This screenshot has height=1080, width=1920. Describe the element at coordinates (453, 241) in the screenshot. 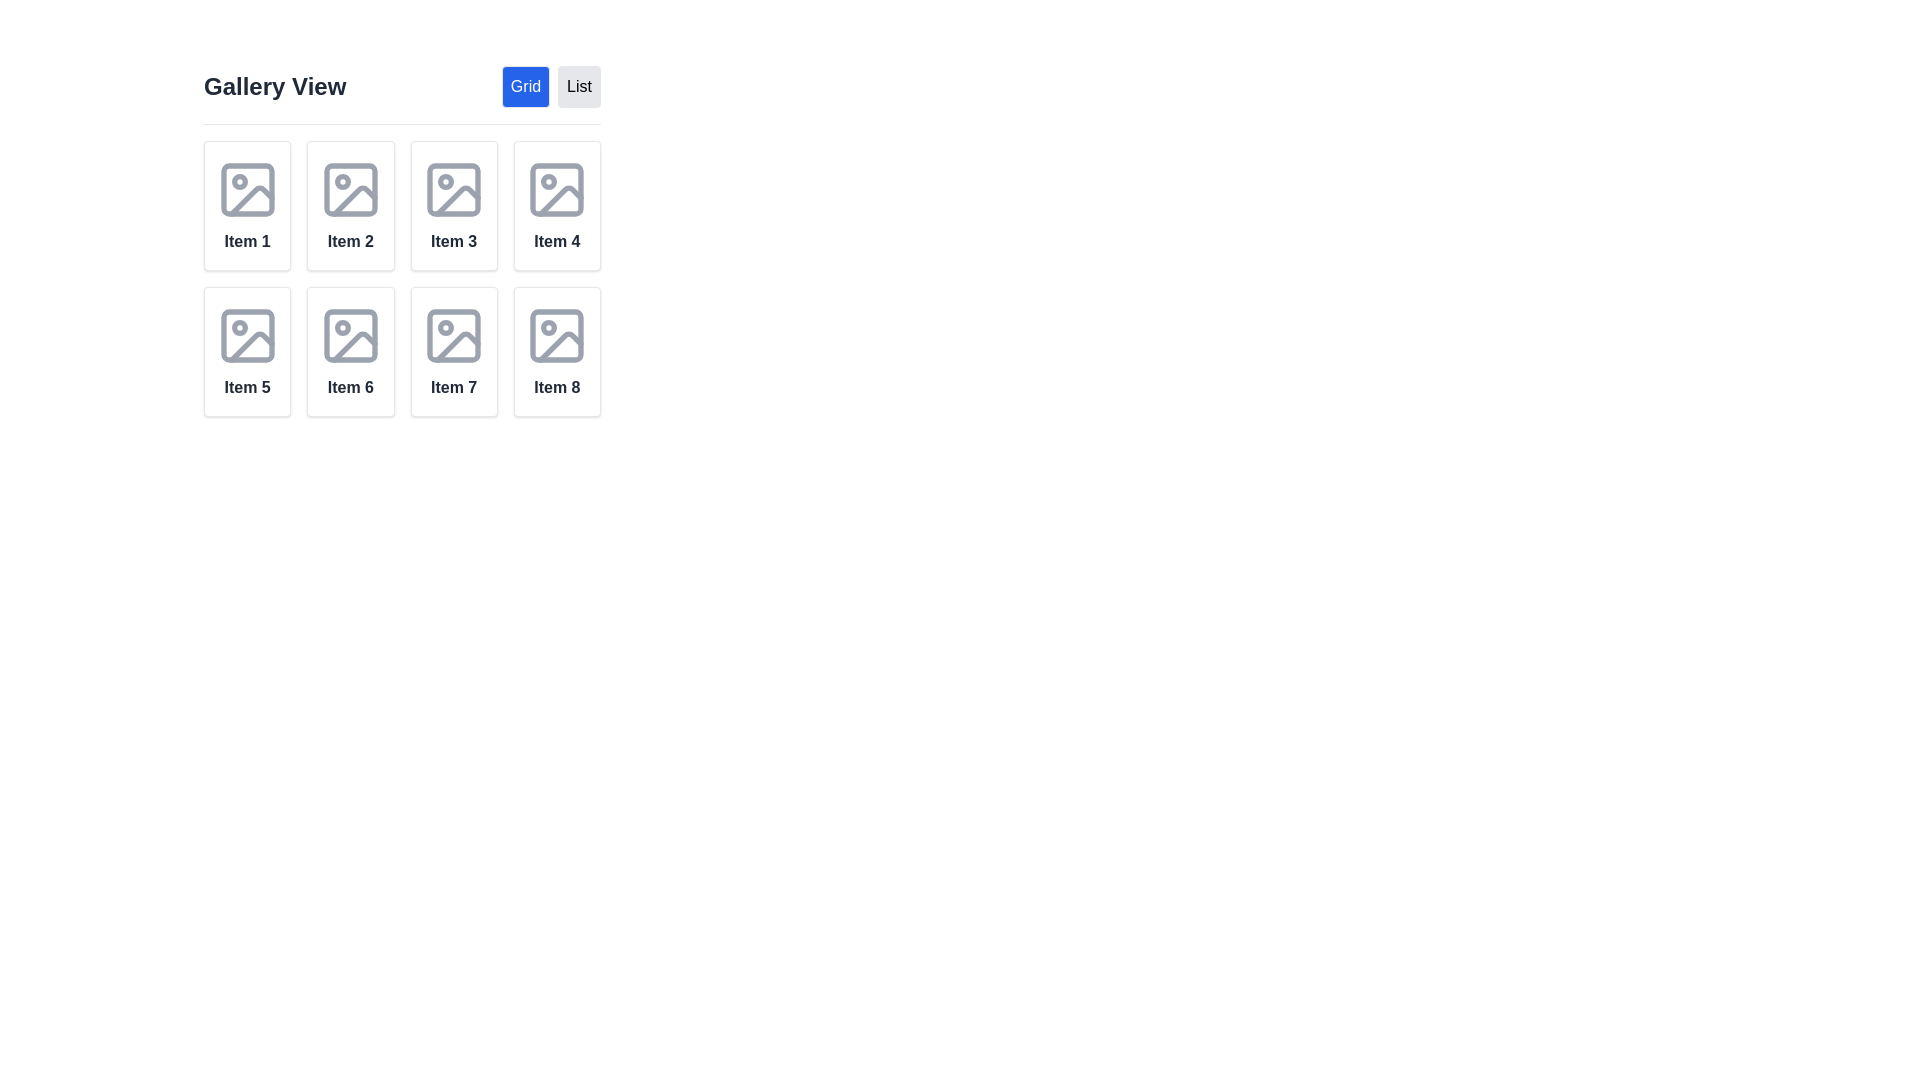

I see `text from the label located at the bottom of the third card in the grid layout` at that location.